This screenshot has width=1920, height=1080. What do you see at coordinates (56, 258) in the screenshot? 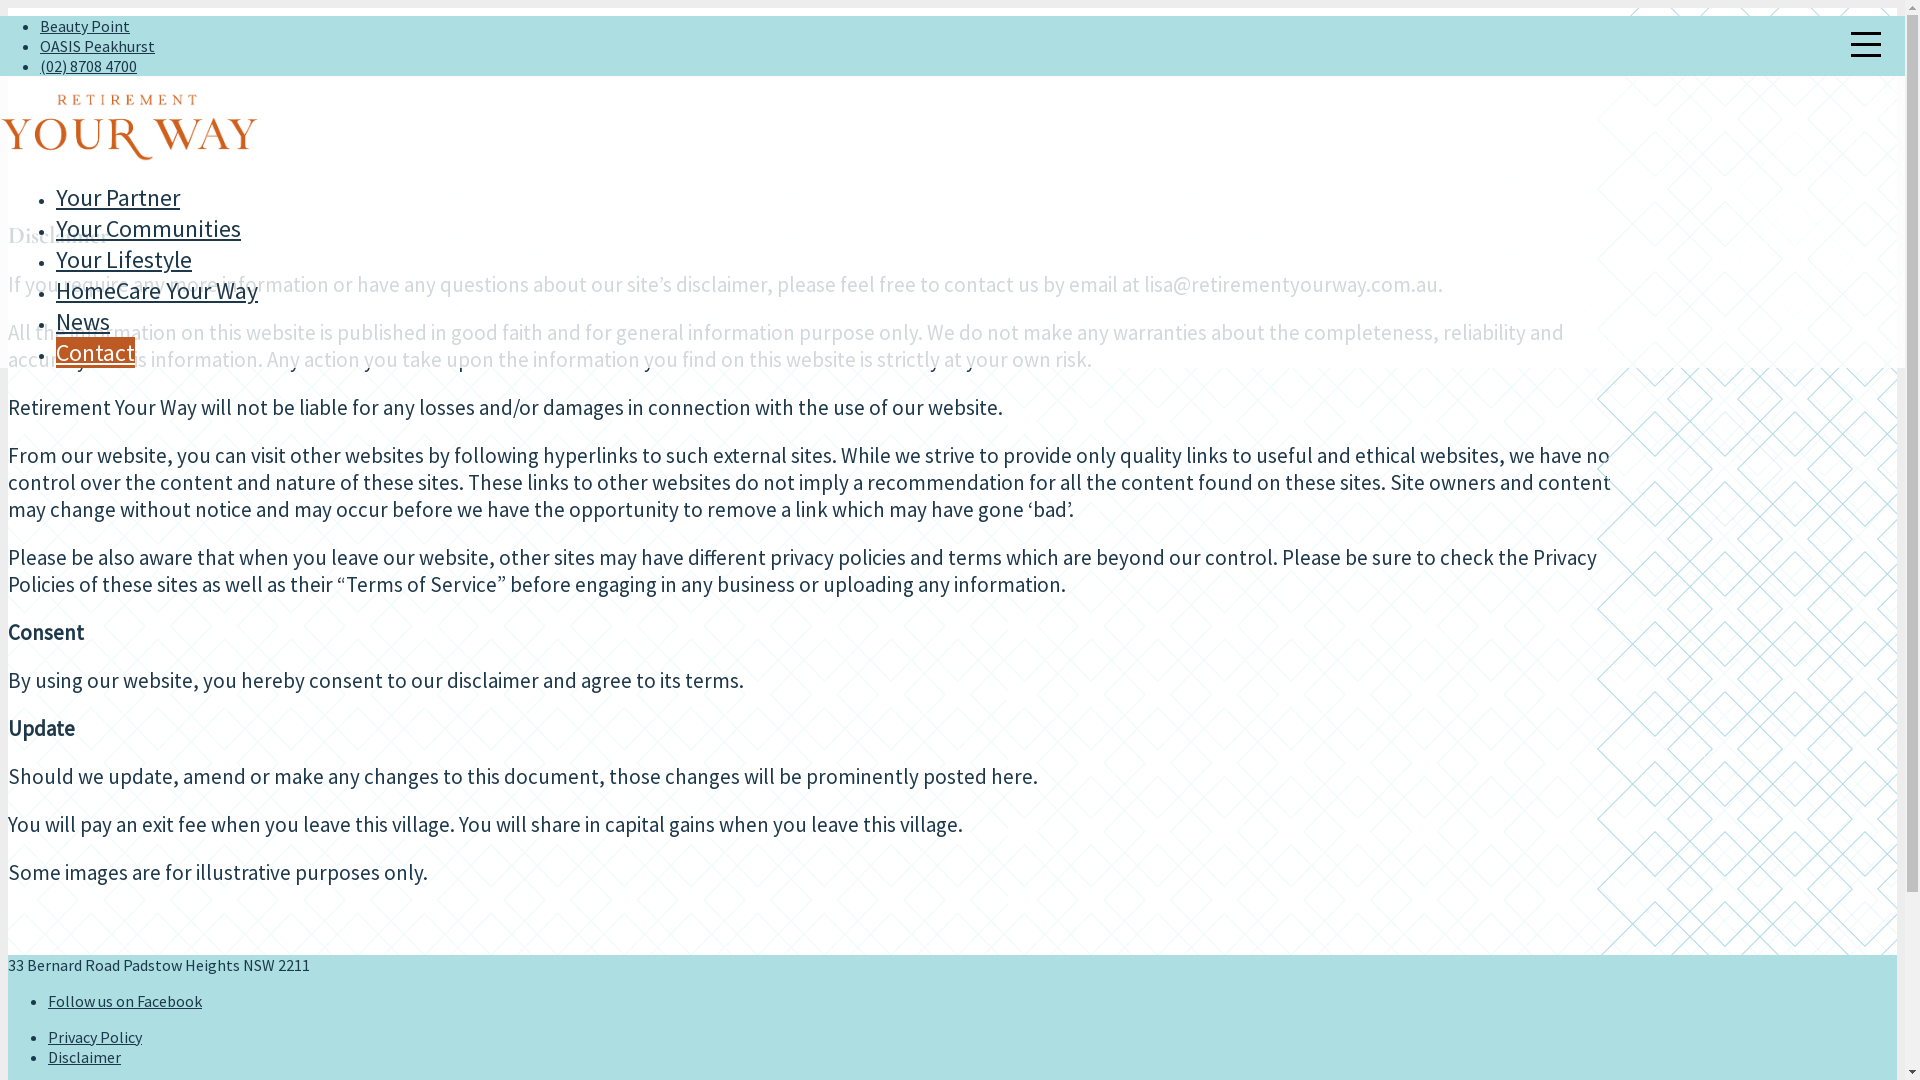
I see `'Your Lifestyle'` at bounding box center [56, 258].